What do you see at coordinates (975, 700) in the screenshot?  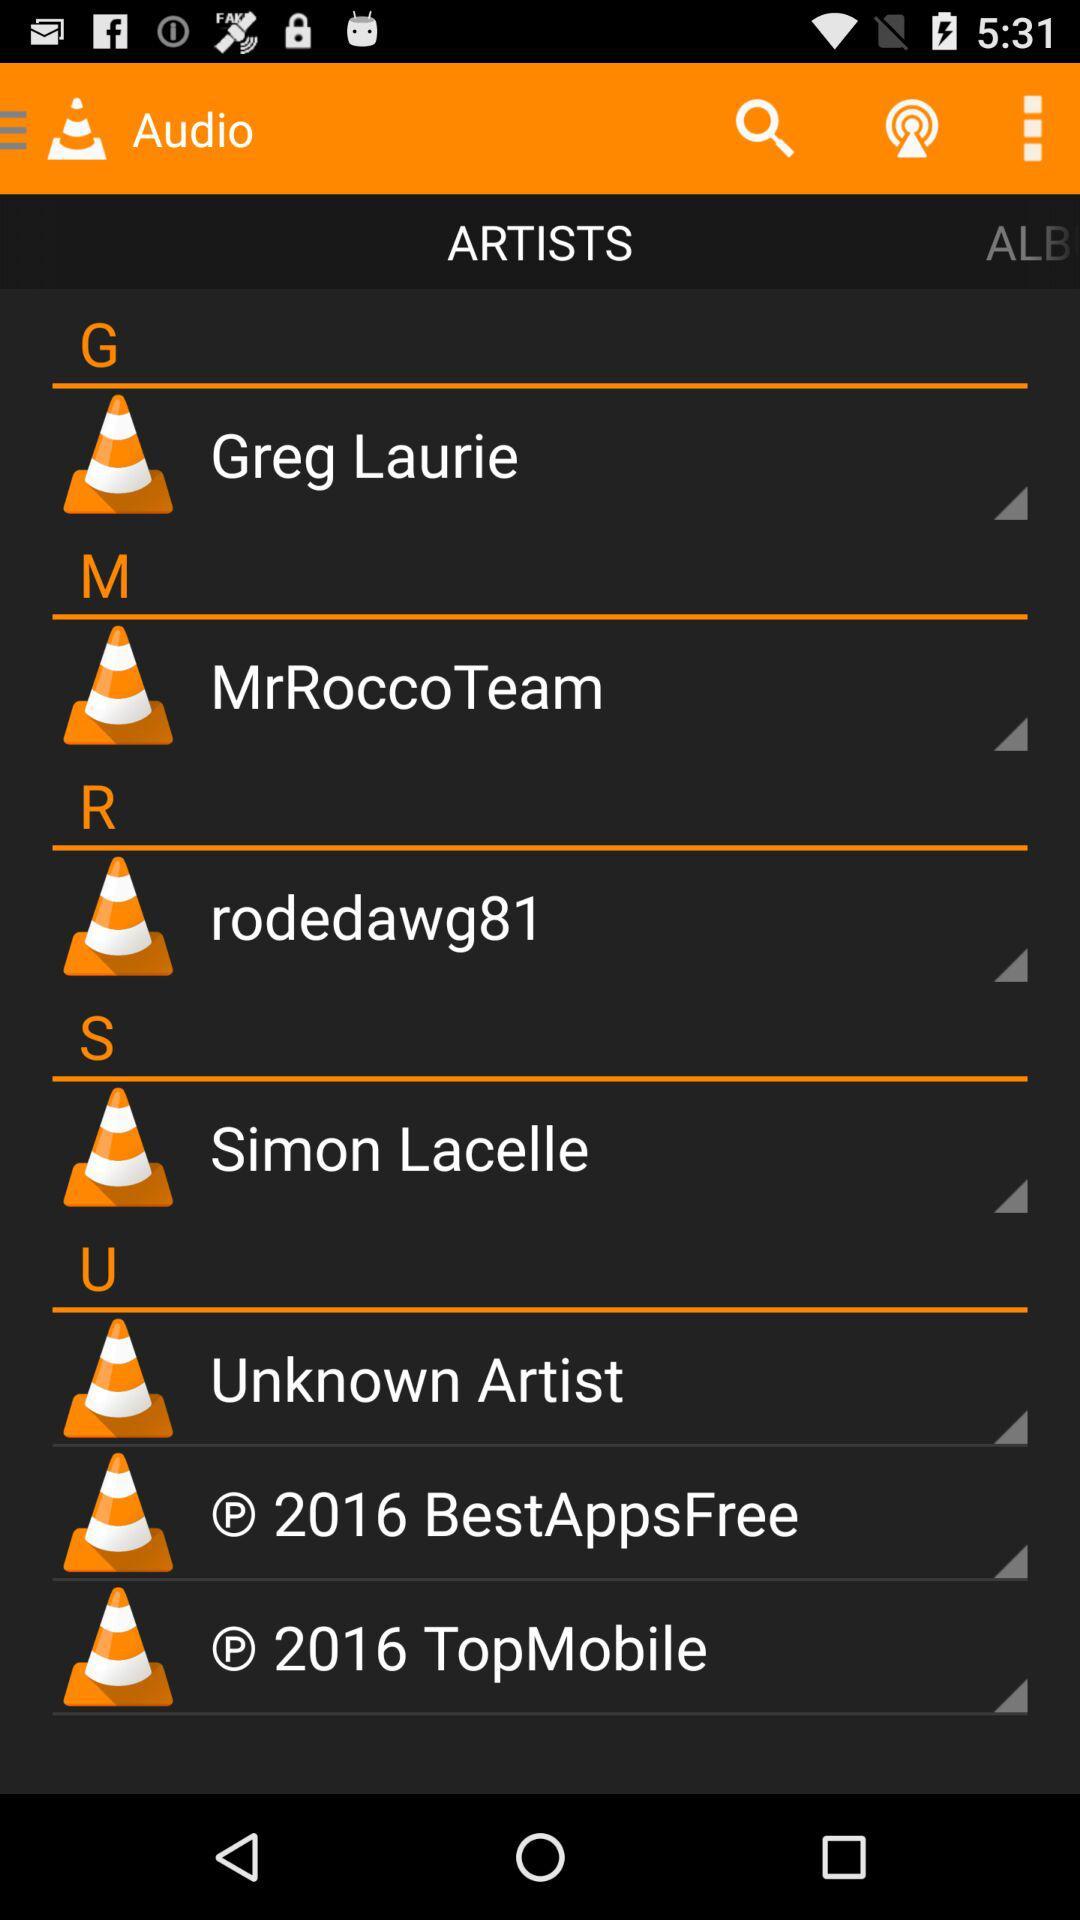 I see `expands mrroccoteam playlist` at bounding box center [975, 700].